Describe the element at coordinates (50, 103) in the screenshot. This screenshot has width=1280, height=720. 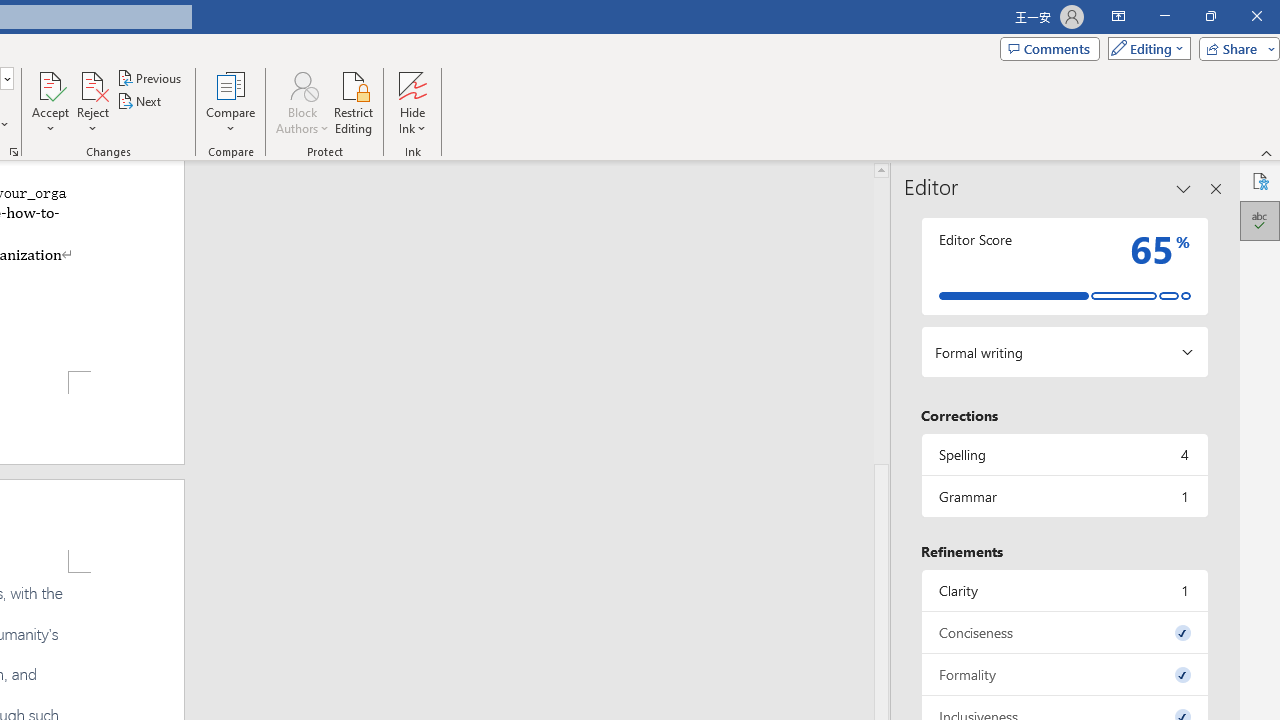
I see `'Accept'` at that location.